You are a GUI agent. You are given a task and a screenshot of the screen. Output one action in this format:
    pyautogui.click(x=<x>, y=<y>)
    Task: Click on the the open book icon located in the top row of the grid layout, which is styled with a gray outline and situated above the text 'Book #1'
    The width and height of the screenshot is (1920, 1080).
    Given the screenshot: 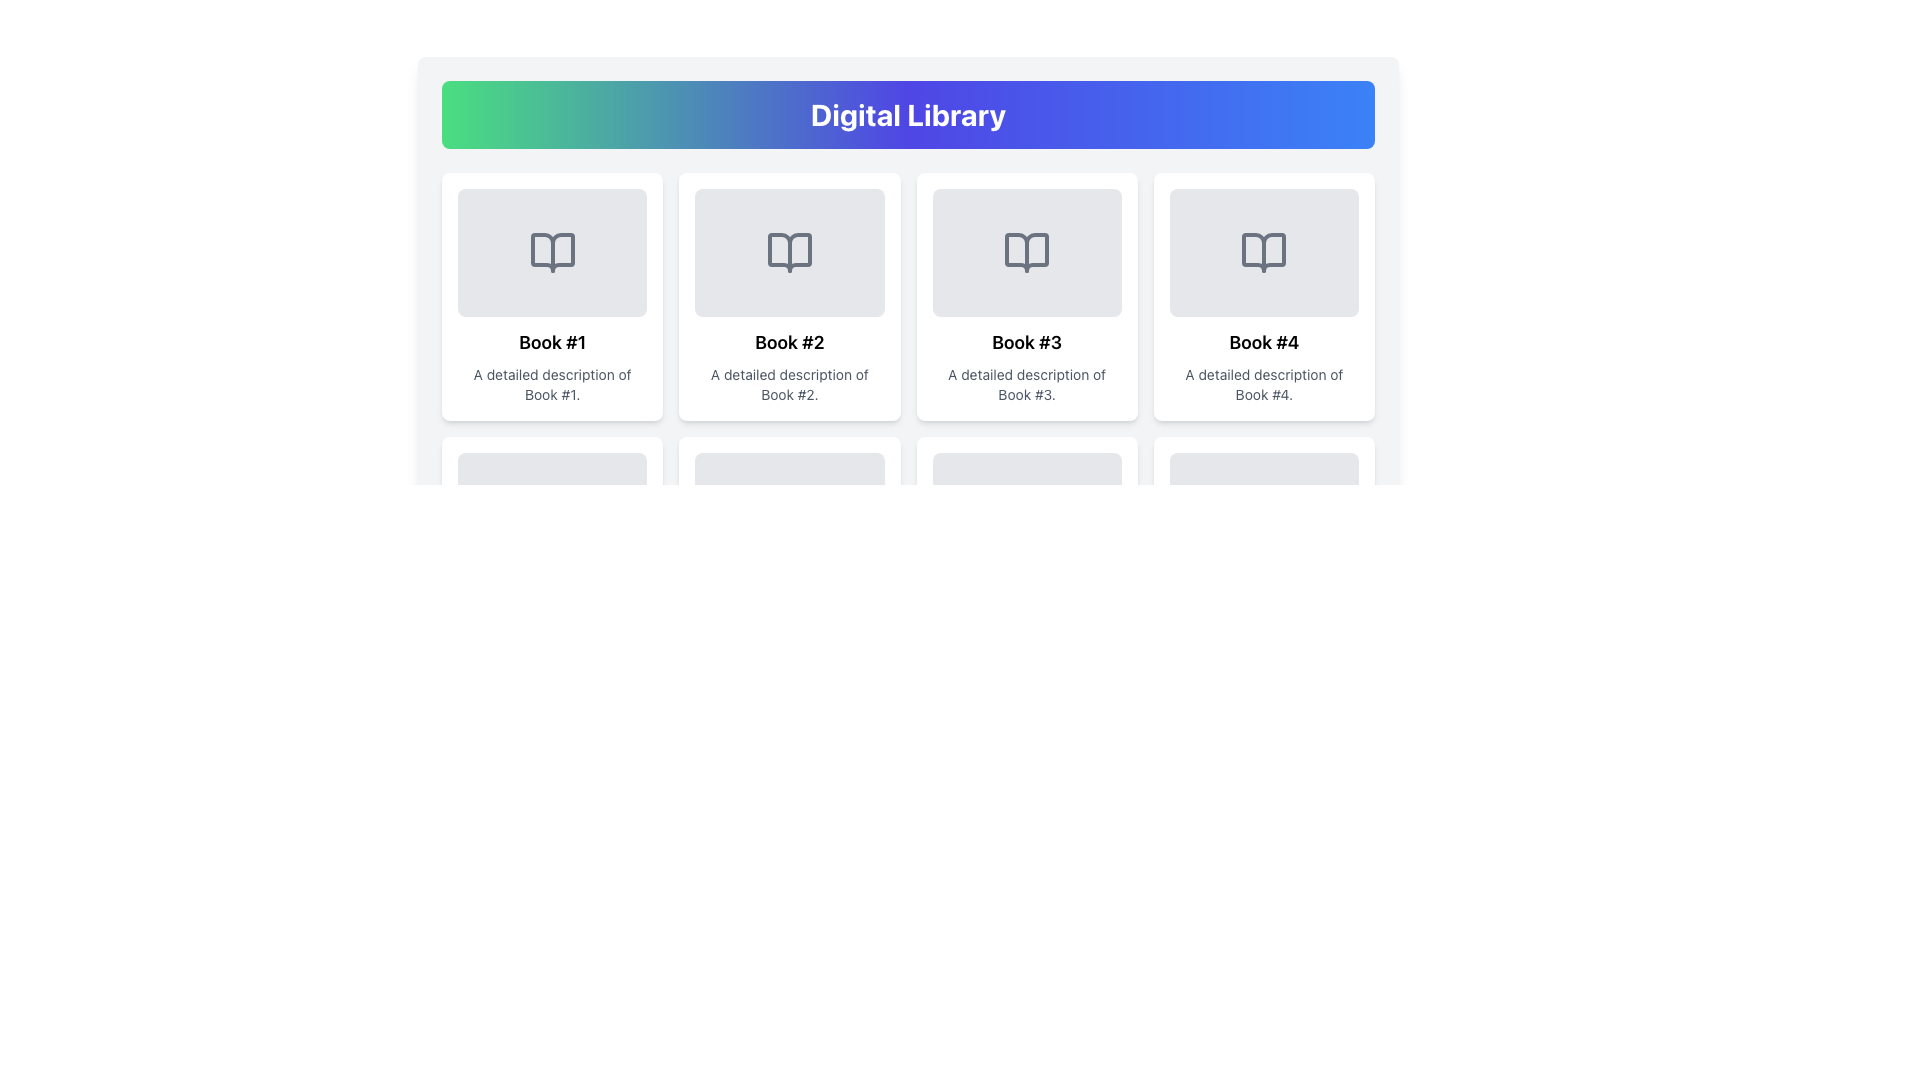 What is the action you would take?
    pyautogui.click(x=552, y=252)
    